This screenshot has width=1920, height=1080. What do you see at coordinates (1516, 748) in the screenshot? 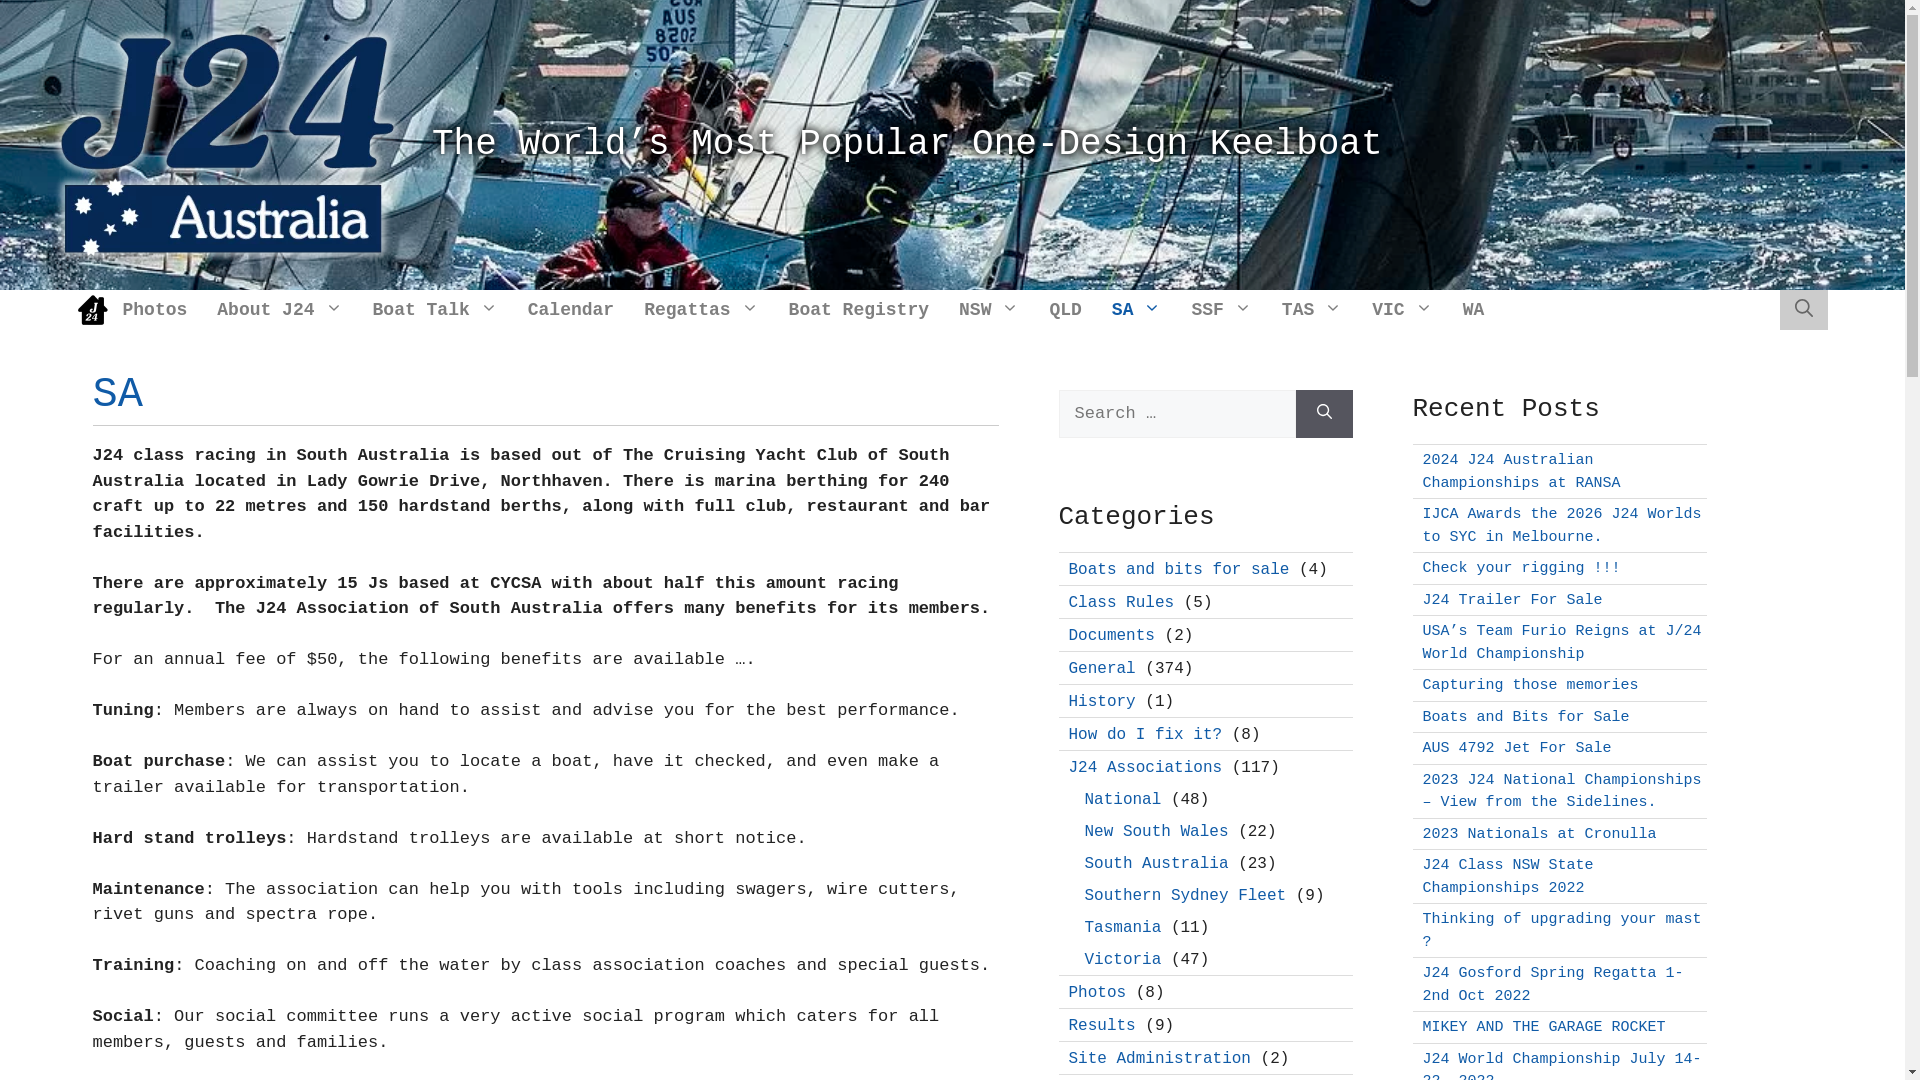
I see `'AUS 4792 Jet For Sale'` at bounding box center [1516, 748].